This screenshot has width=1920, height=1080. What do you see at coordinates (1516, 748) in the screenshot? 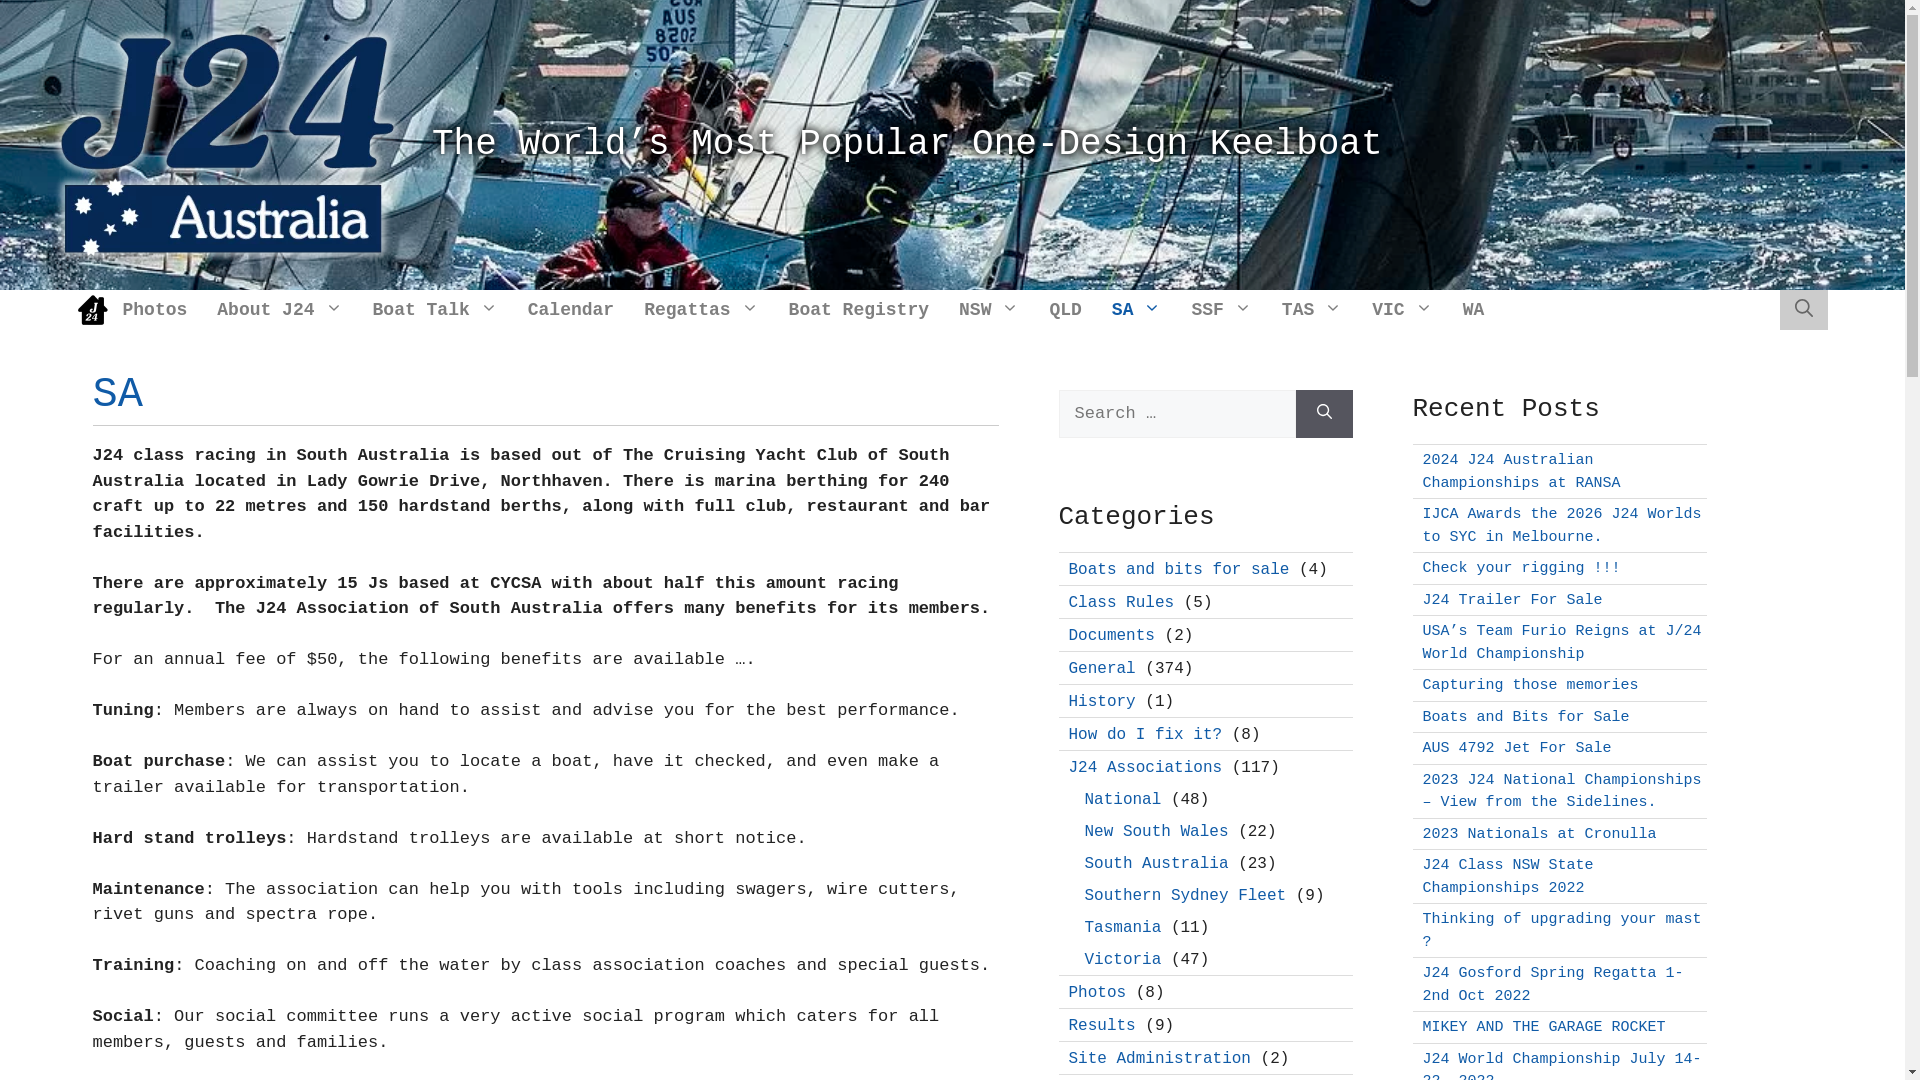
I see `'AUS 4792 Jet For Sale'` at bounding box center [1516, 748].